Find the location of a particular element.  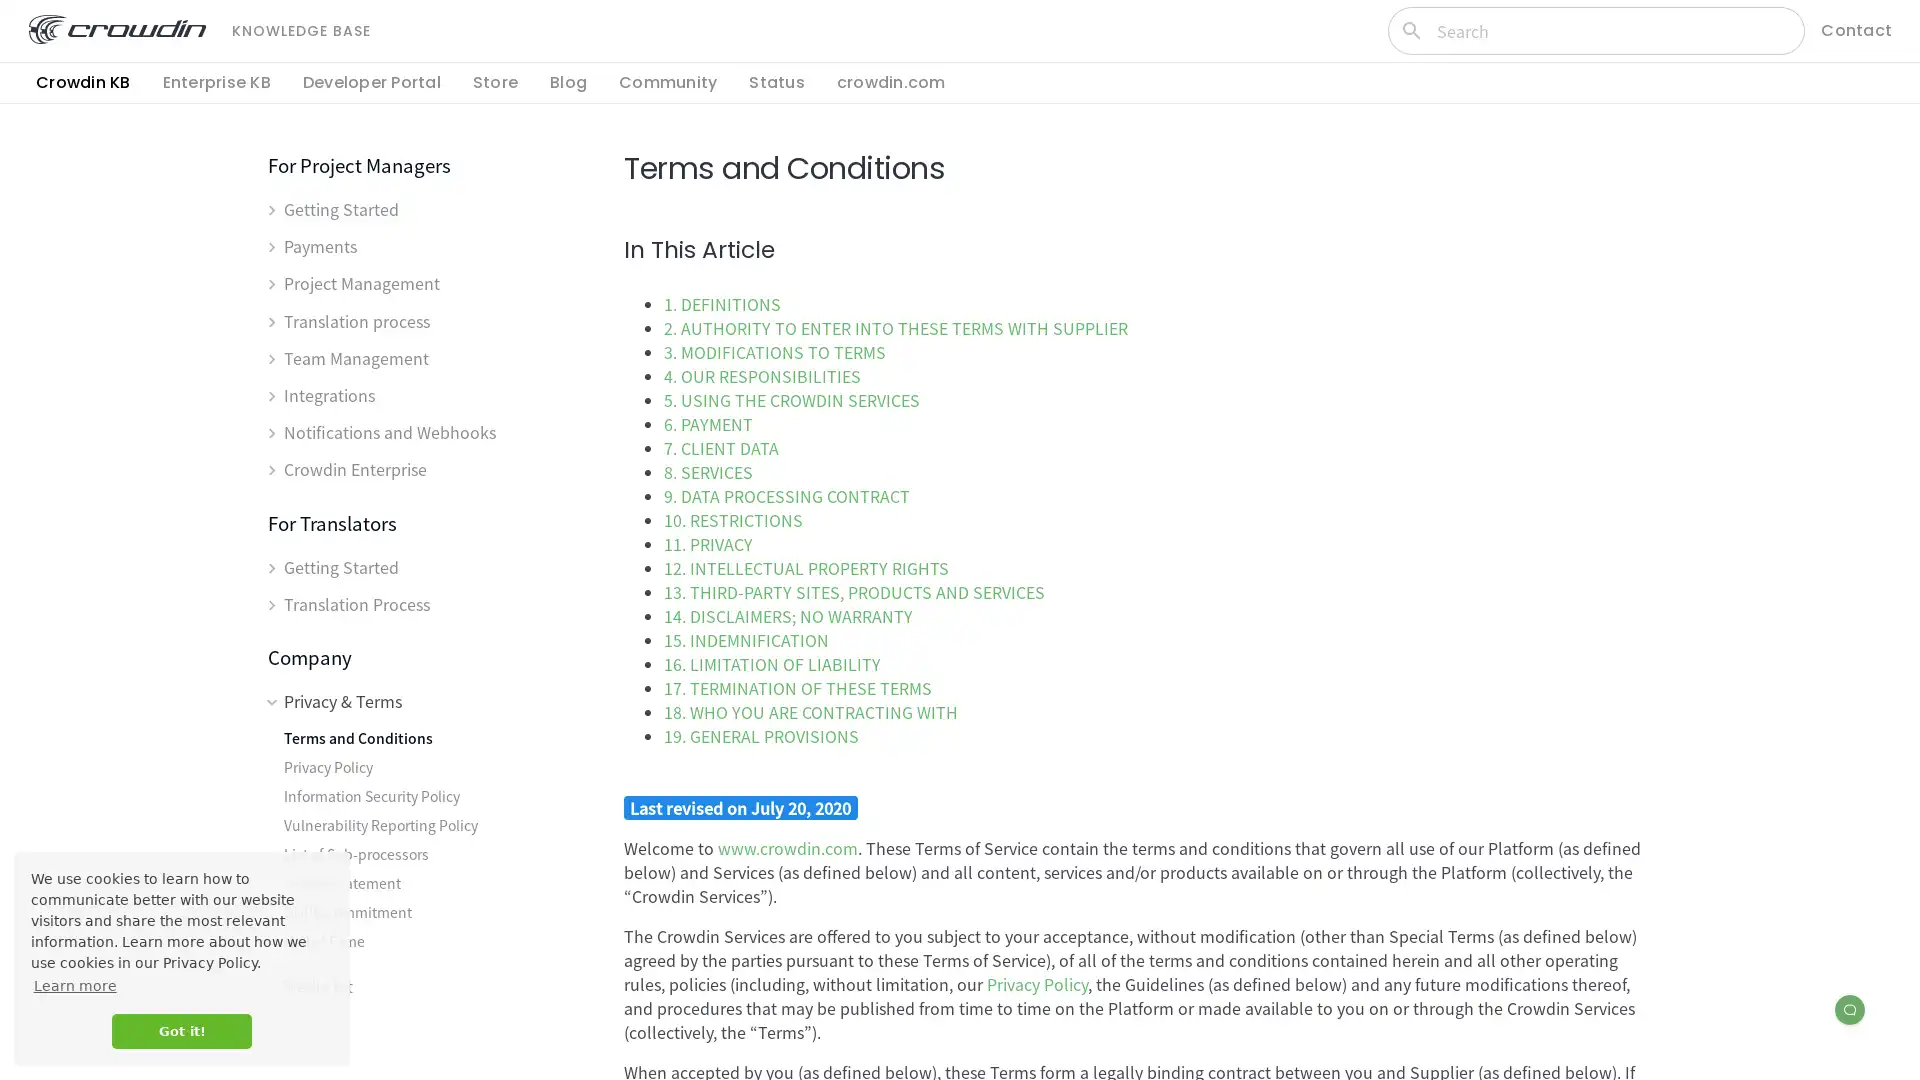

dismiss cookie message is located at coordinates (182, 1031).